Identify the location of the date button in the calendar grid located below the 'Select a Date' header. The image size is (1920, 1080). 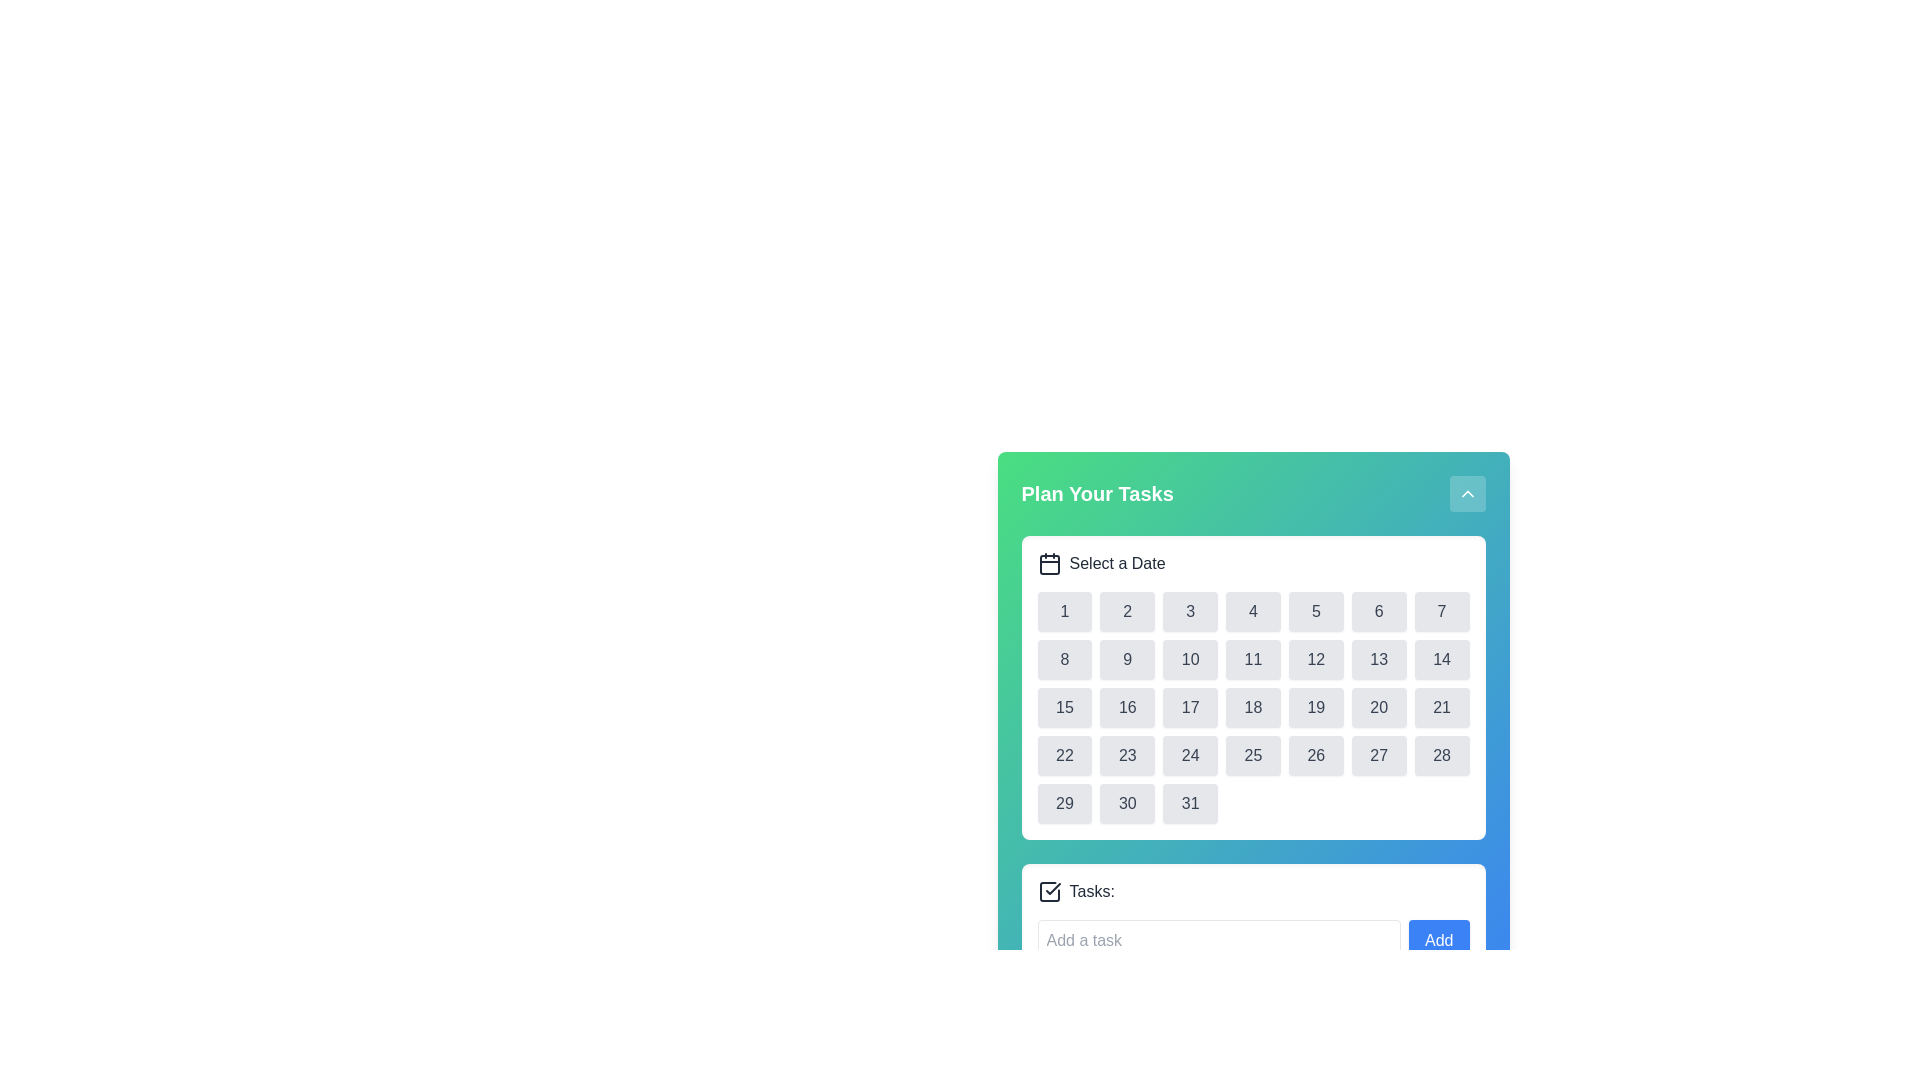
(1252, 707).